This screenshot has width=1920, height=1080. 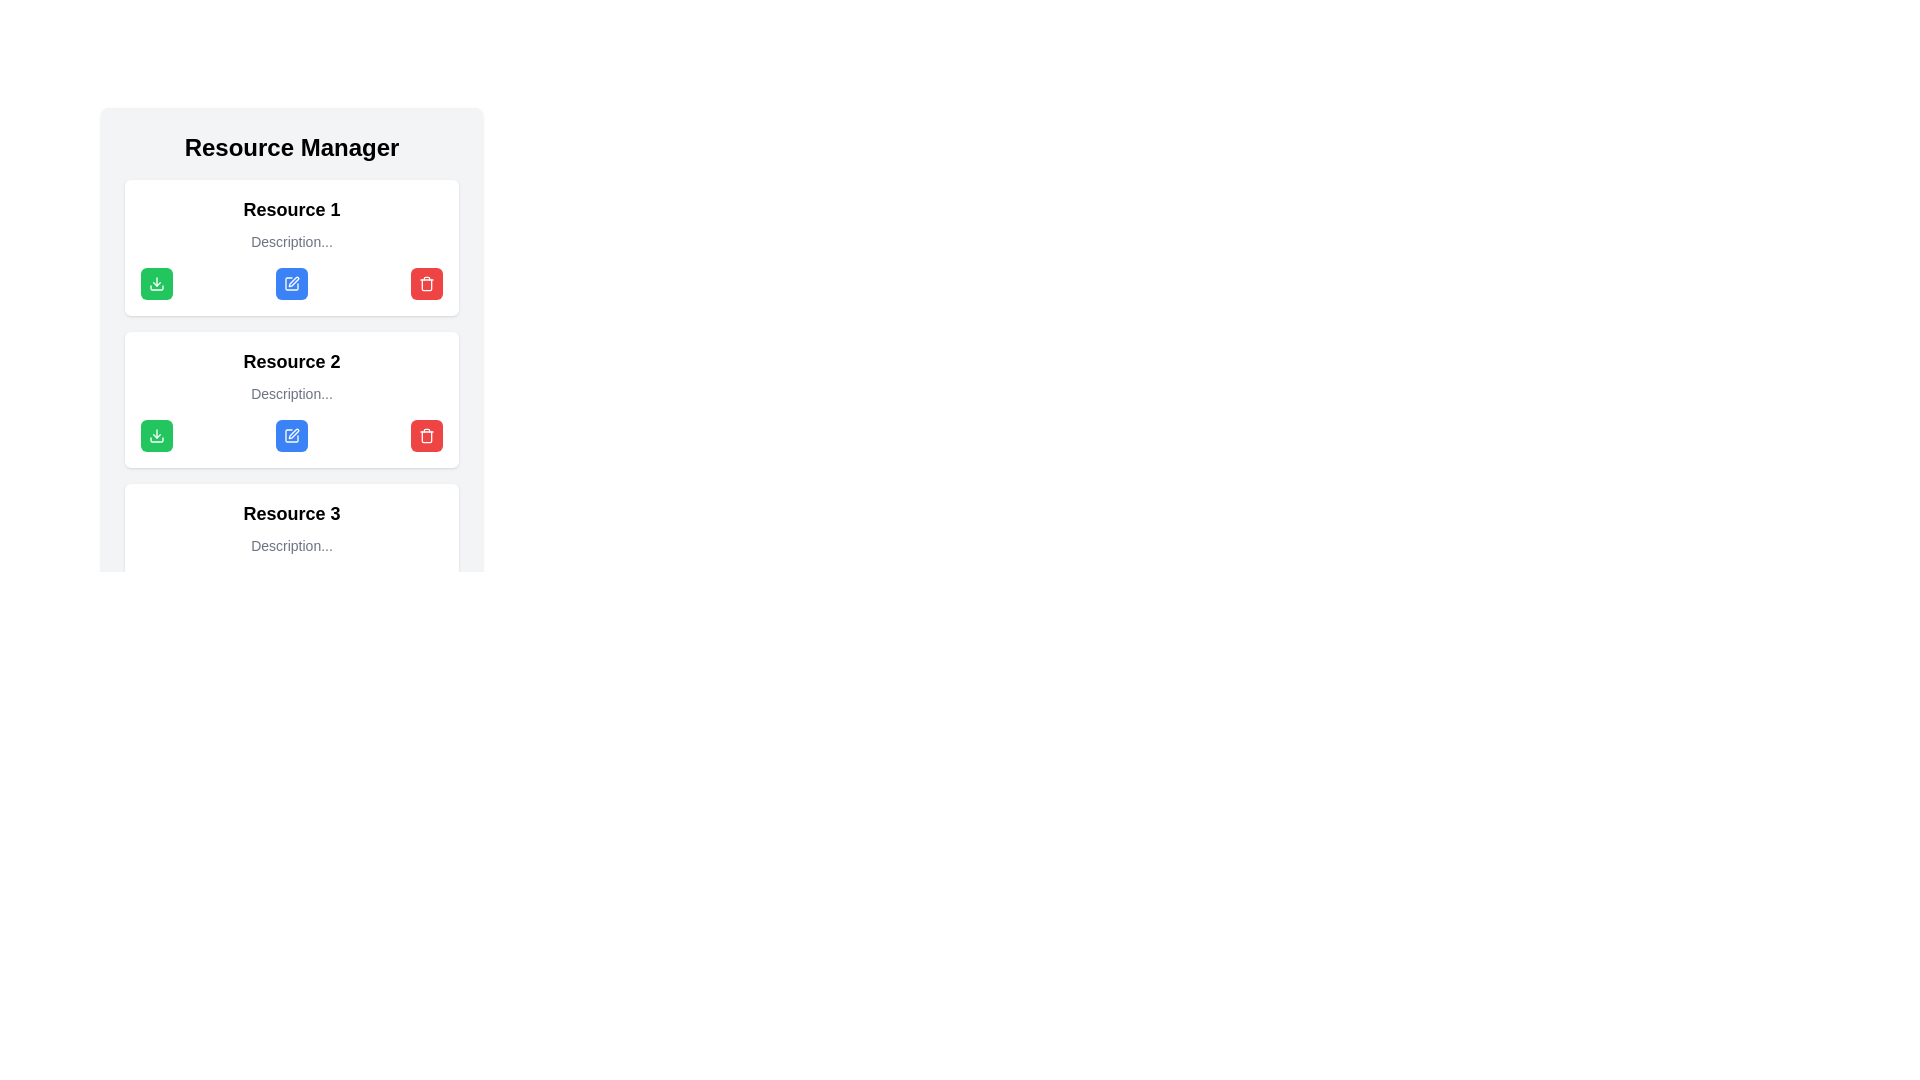 I want to click on the second interactive button with an icon for editing details of Resource 2, located centrally between a green button and a red button, in the second row of buttons, so click(x=291, y=434).